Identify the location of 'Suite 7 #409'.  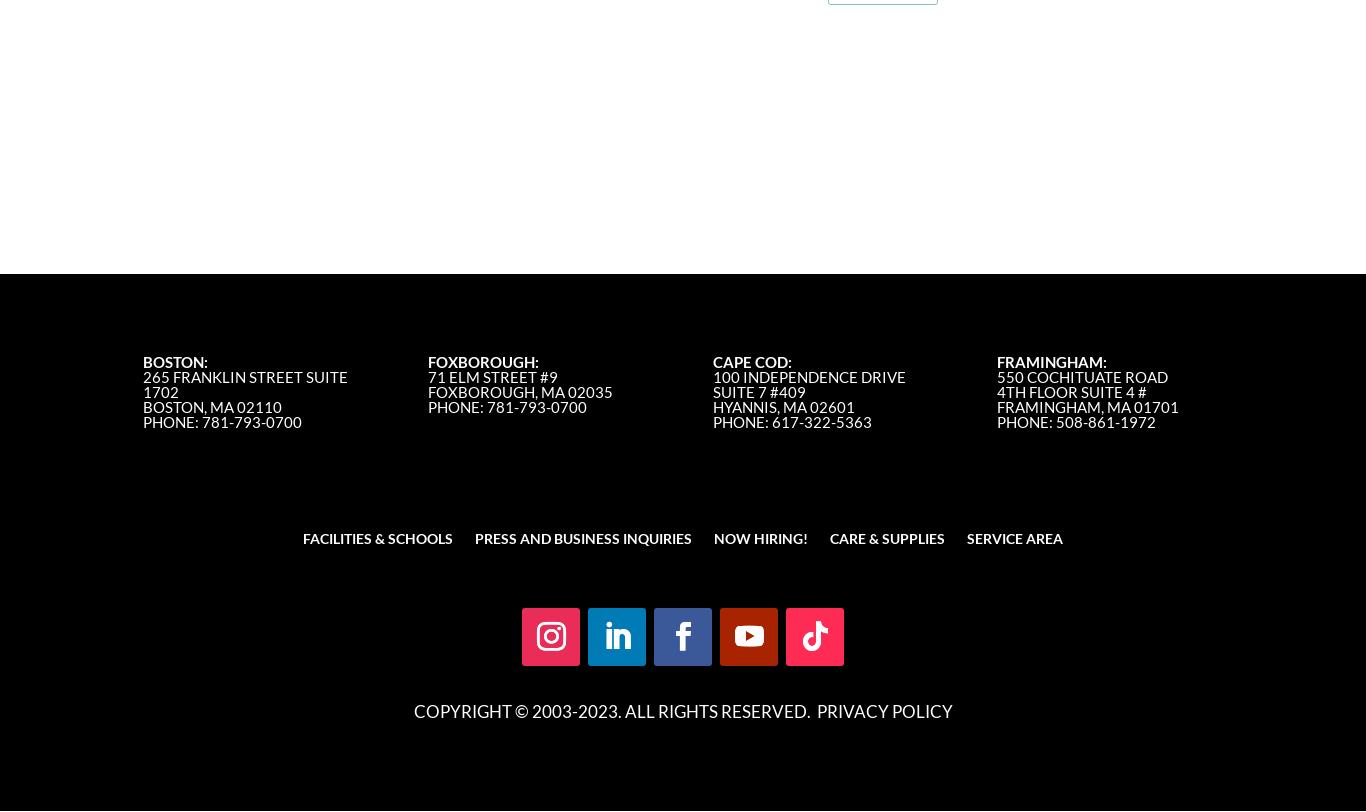
(711, 392).